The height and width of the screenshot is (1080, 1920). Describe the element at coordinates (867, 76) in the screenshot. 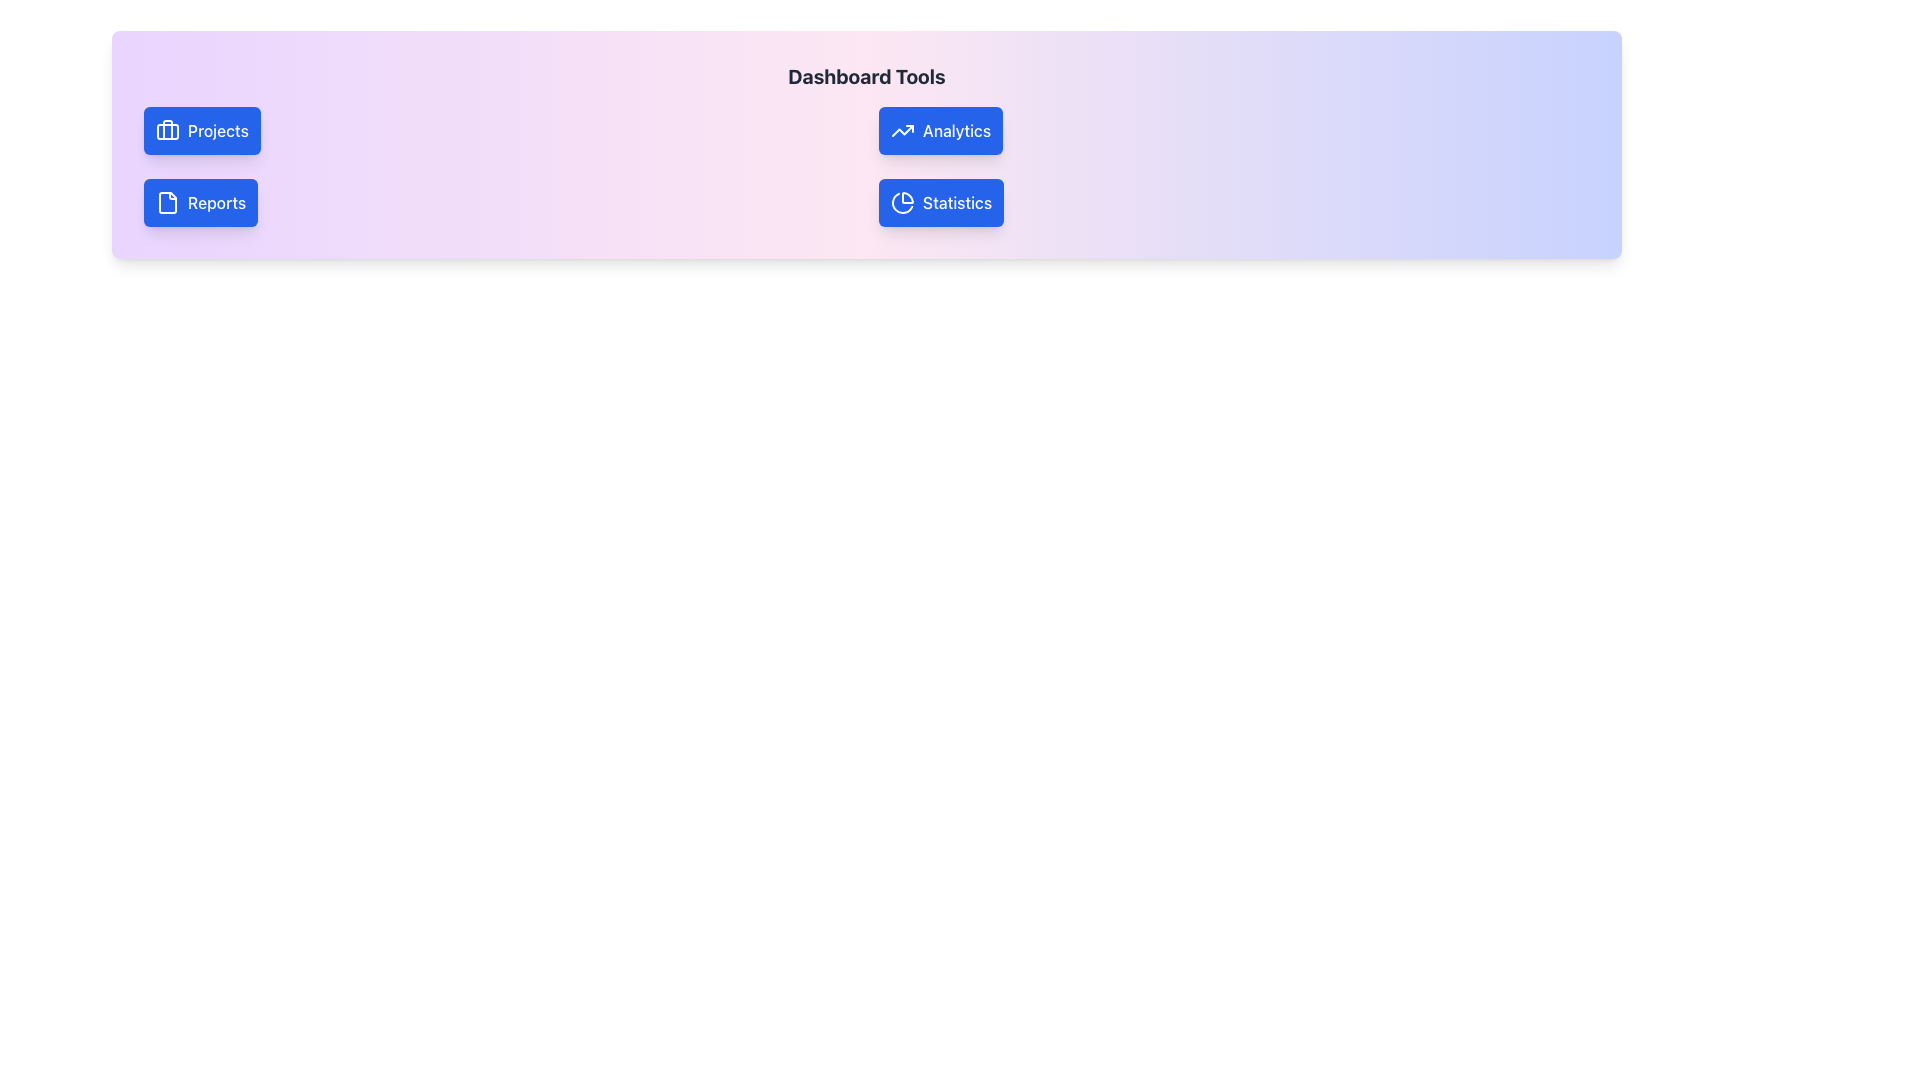

I see `the Text Label indicating the dashboard tools section, which is positioned at the top-center of the interface` at that location.